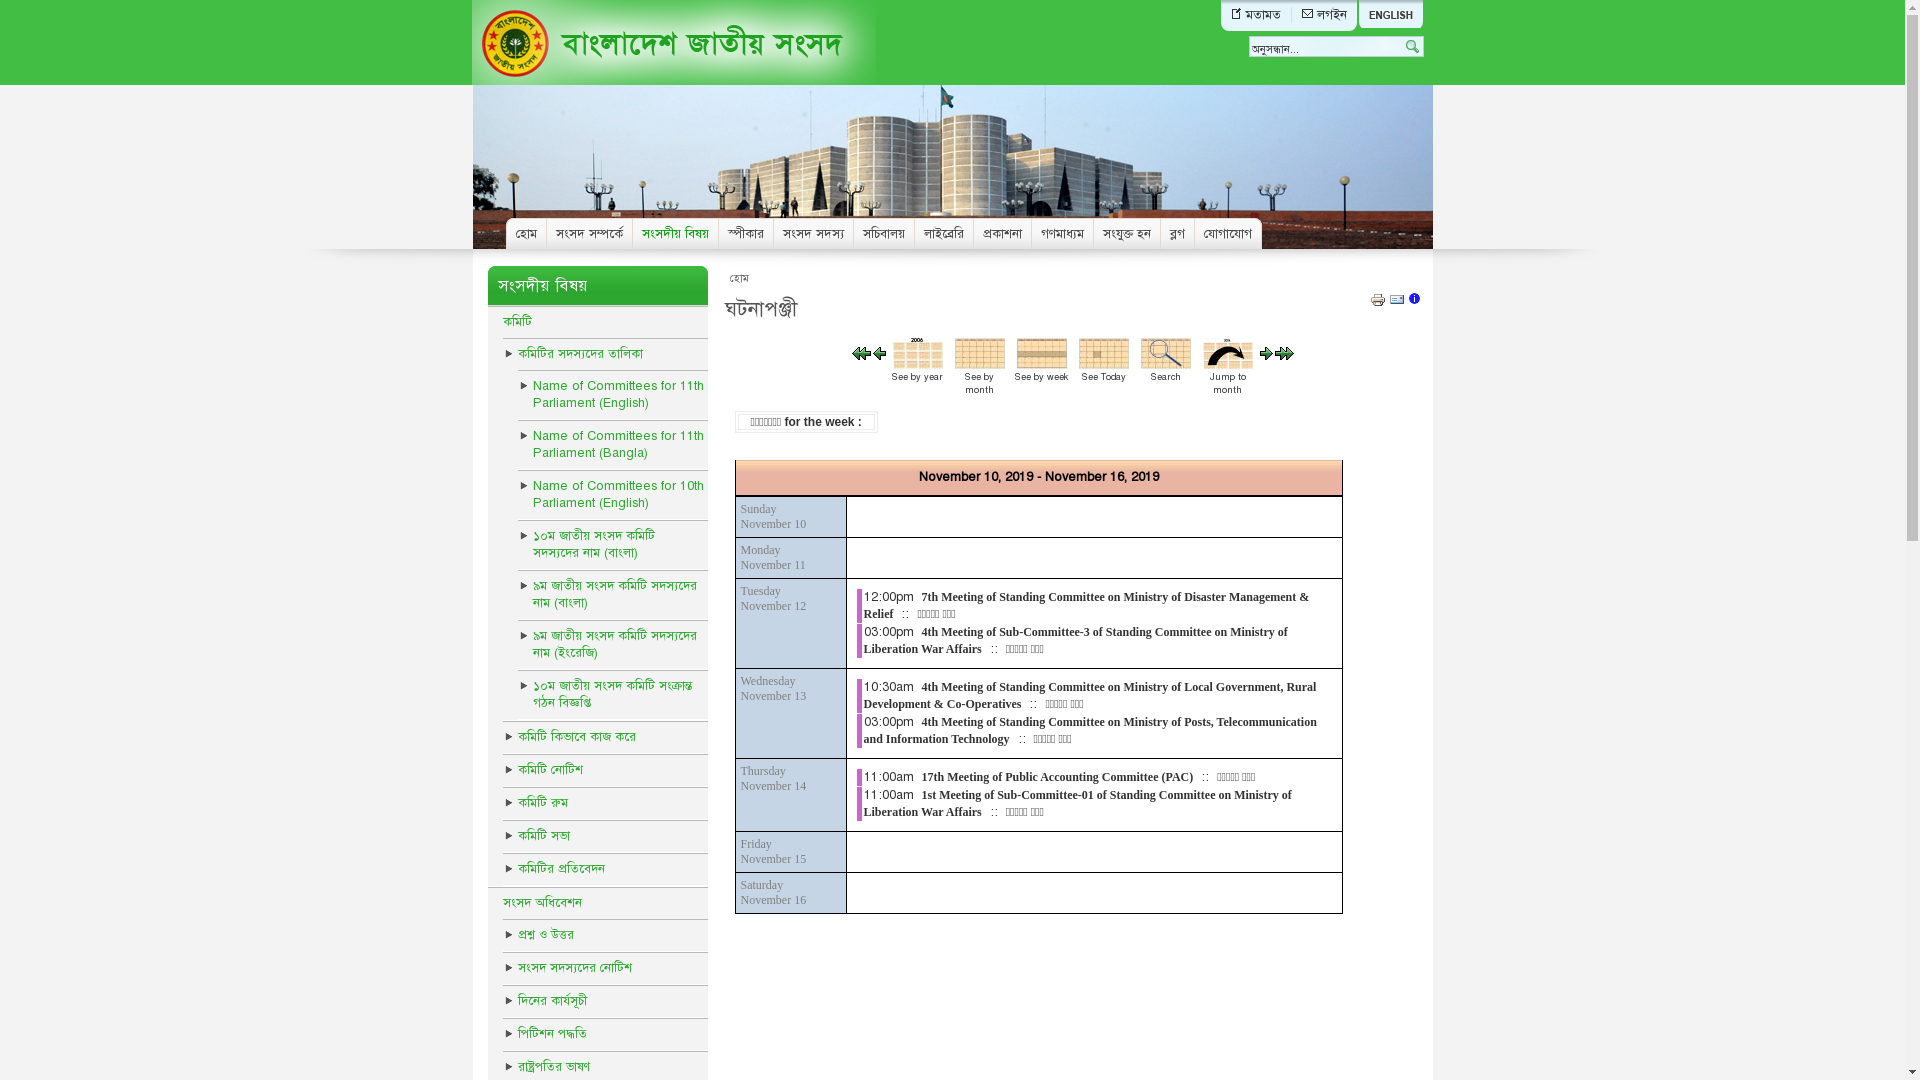 The height and width of the screenshot is (1080, 1920). Describe the element at coordinates (771, 891) in the screenshot. I see `'Saturday` at that location.